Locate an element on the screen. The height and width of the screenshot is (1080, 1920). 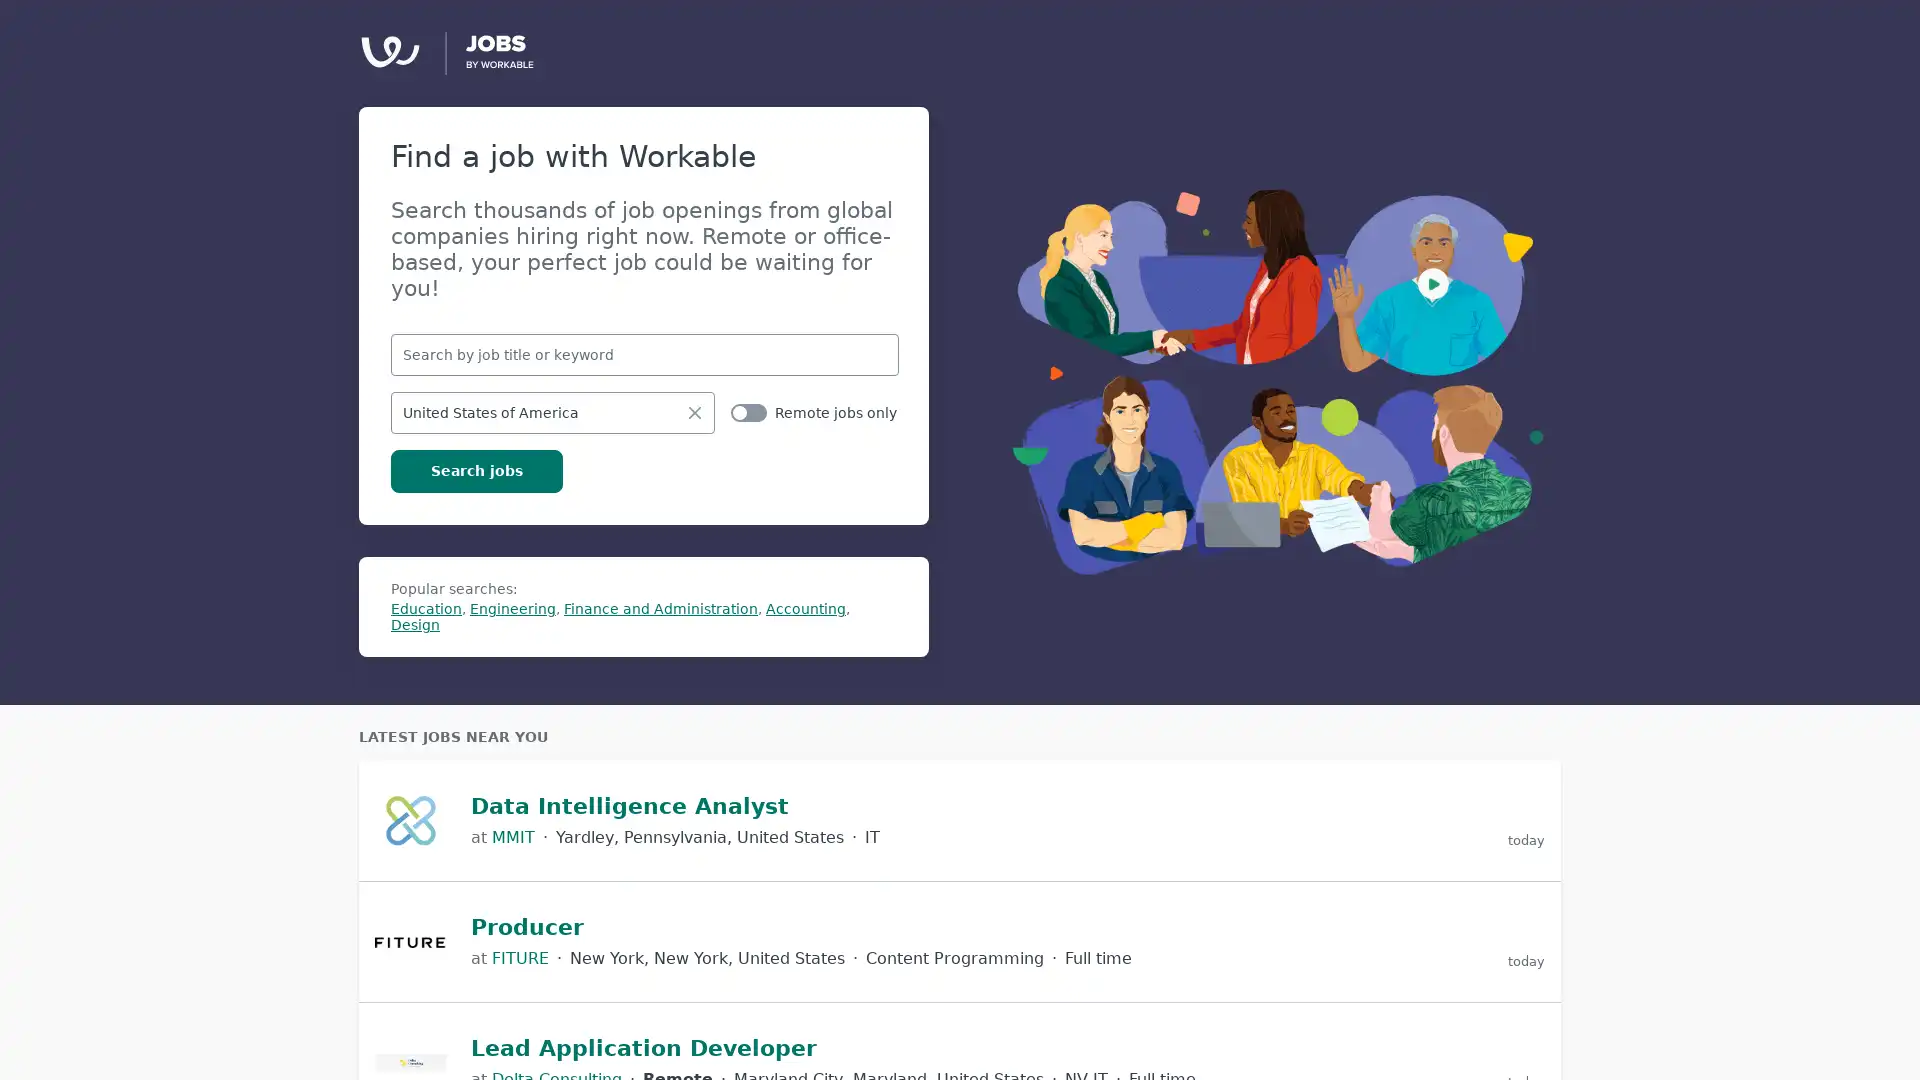
MMIT is located at coordinates (513, 837).